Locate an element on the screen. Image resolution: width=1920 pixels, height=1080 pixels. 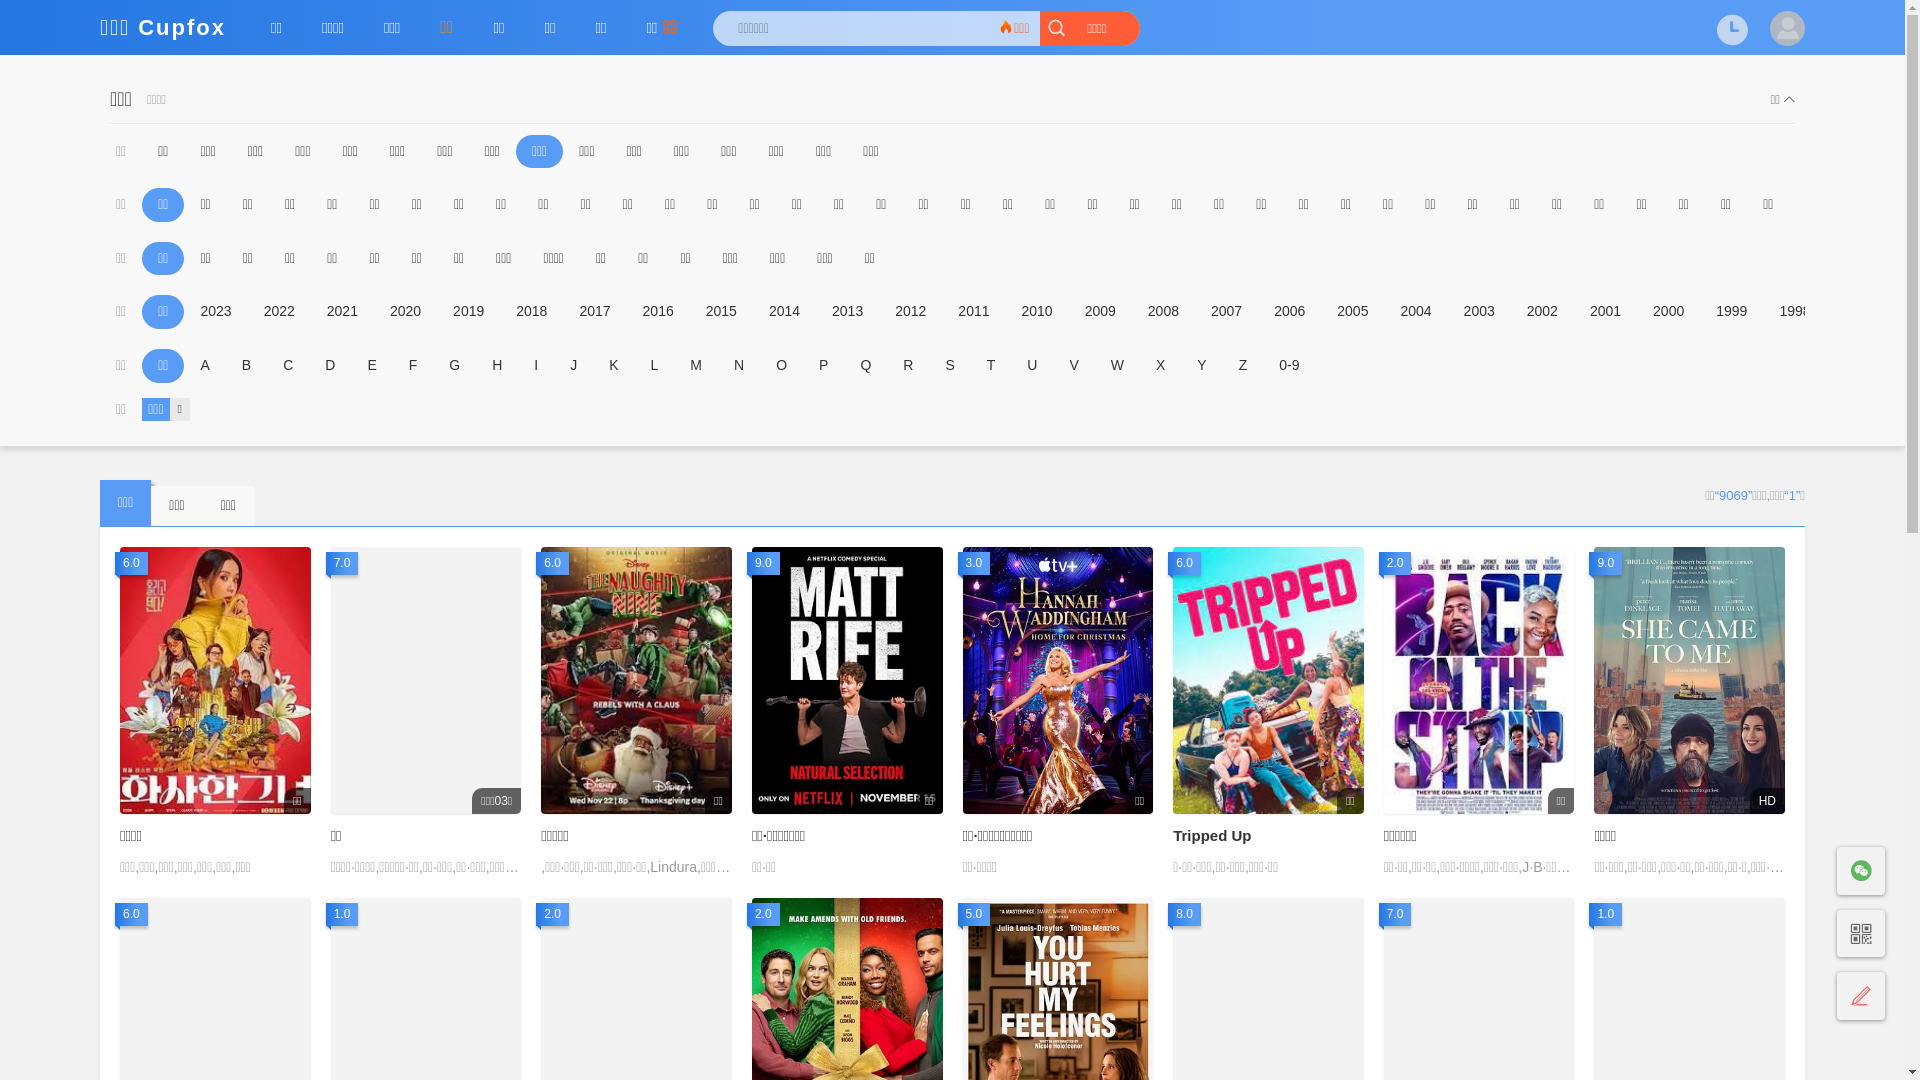
'A' is located at coordinates (204, 366).